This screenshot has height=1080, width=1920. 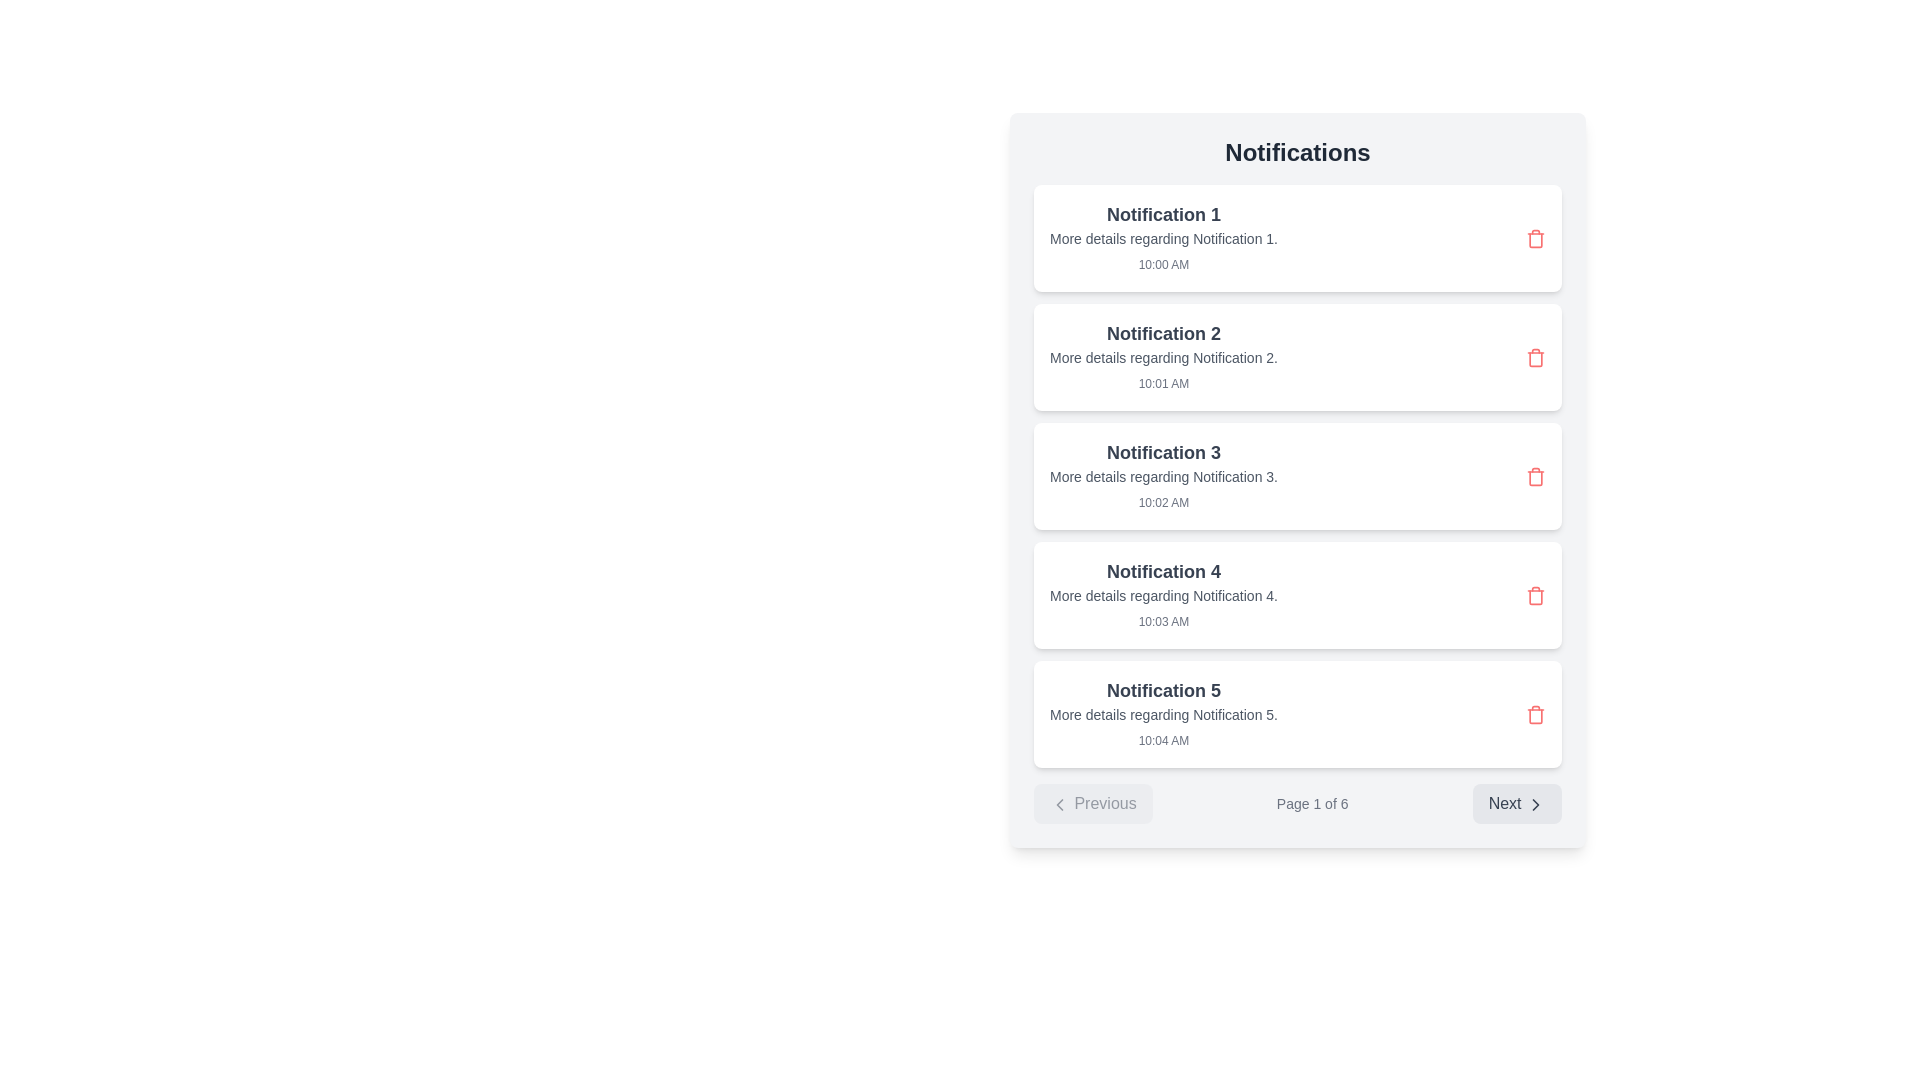 What do you see at coordinates (1164, 215) in the screenshot?
I see `text of the 'Notification 1' label, which is displayed in a bold, dark gray font at the top of the notification card interface` at bounding box center [1164, 215].